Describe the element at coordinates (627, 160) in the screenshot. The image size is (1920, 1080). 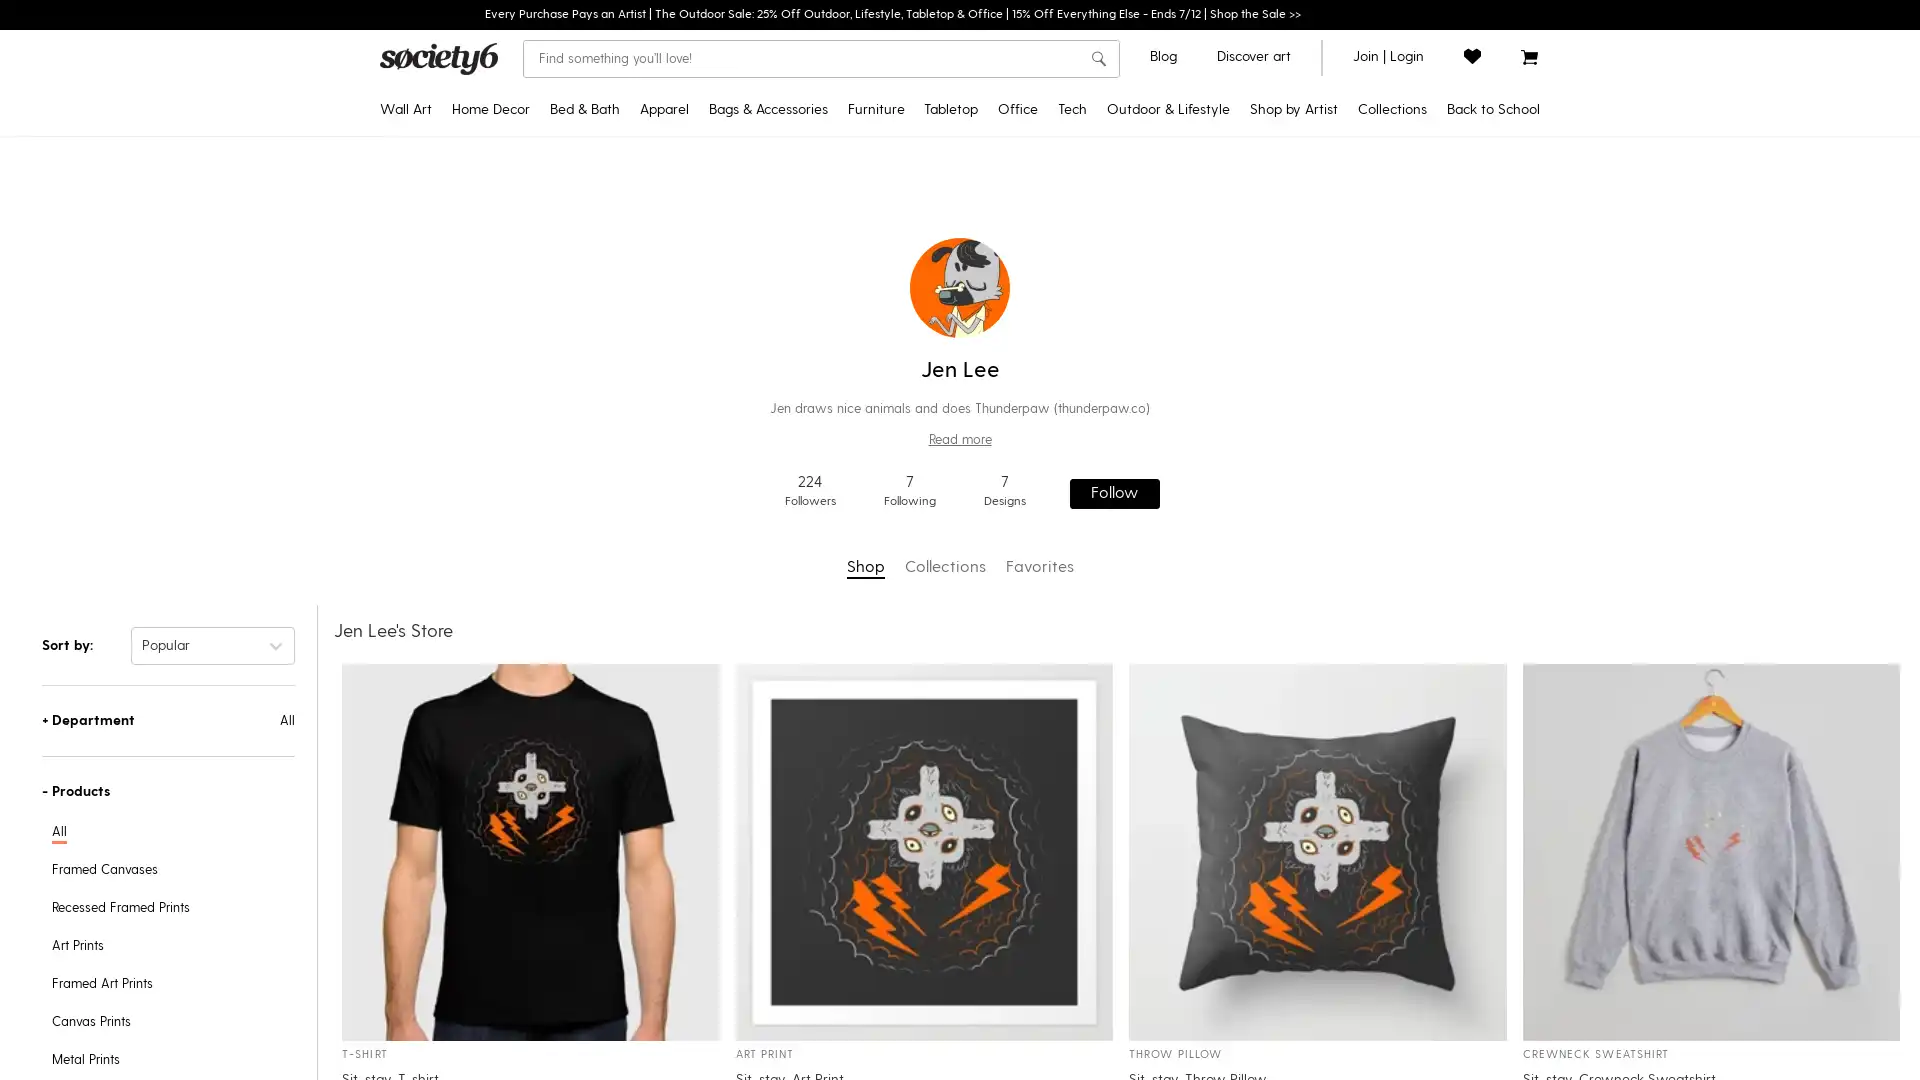
I see `Comforters` at that location.